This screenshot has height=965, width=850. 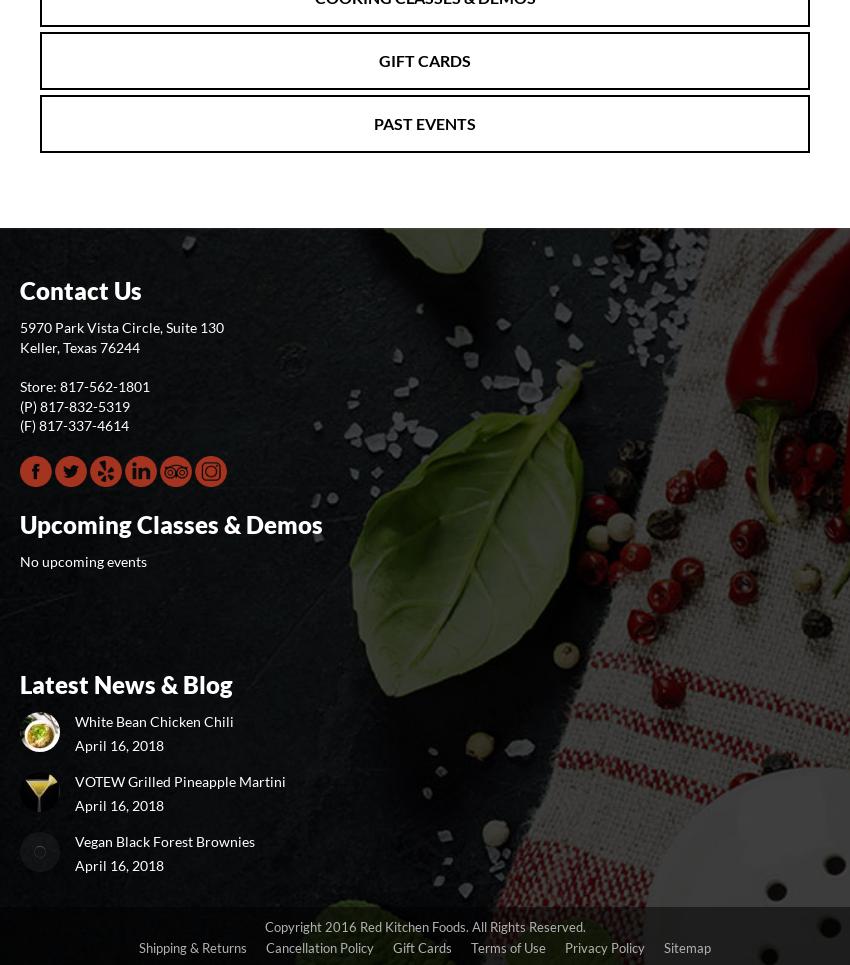 What do you see at coordinates (604, 948) in the screenshot?
I see `'Privacy Policy'` at bounding box center [604, 948].